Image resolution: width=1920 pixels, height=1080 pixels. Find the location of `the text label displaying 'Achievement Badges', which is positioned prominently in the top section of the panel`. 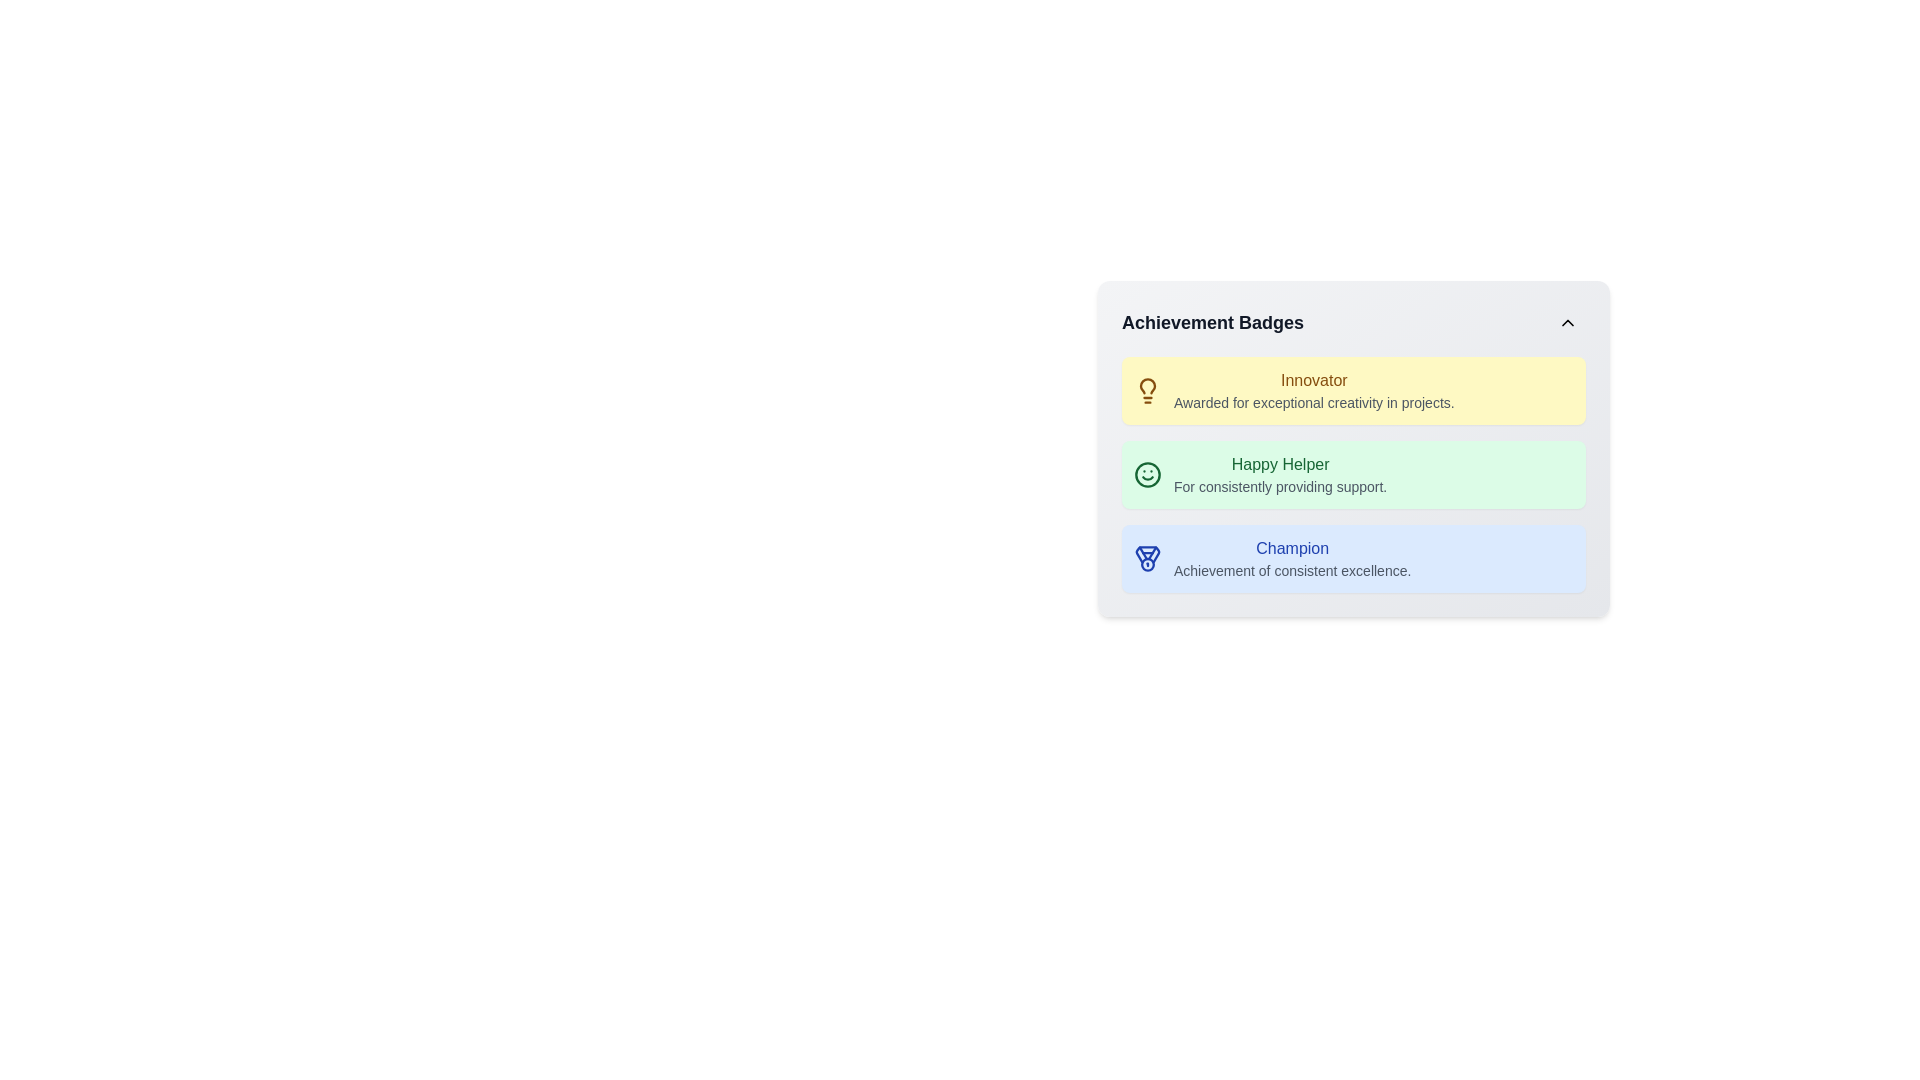

the text label displaying 'Achievement Badges', which is positioned prominently in the top section of the panel is located at coordinates (1212, 322).